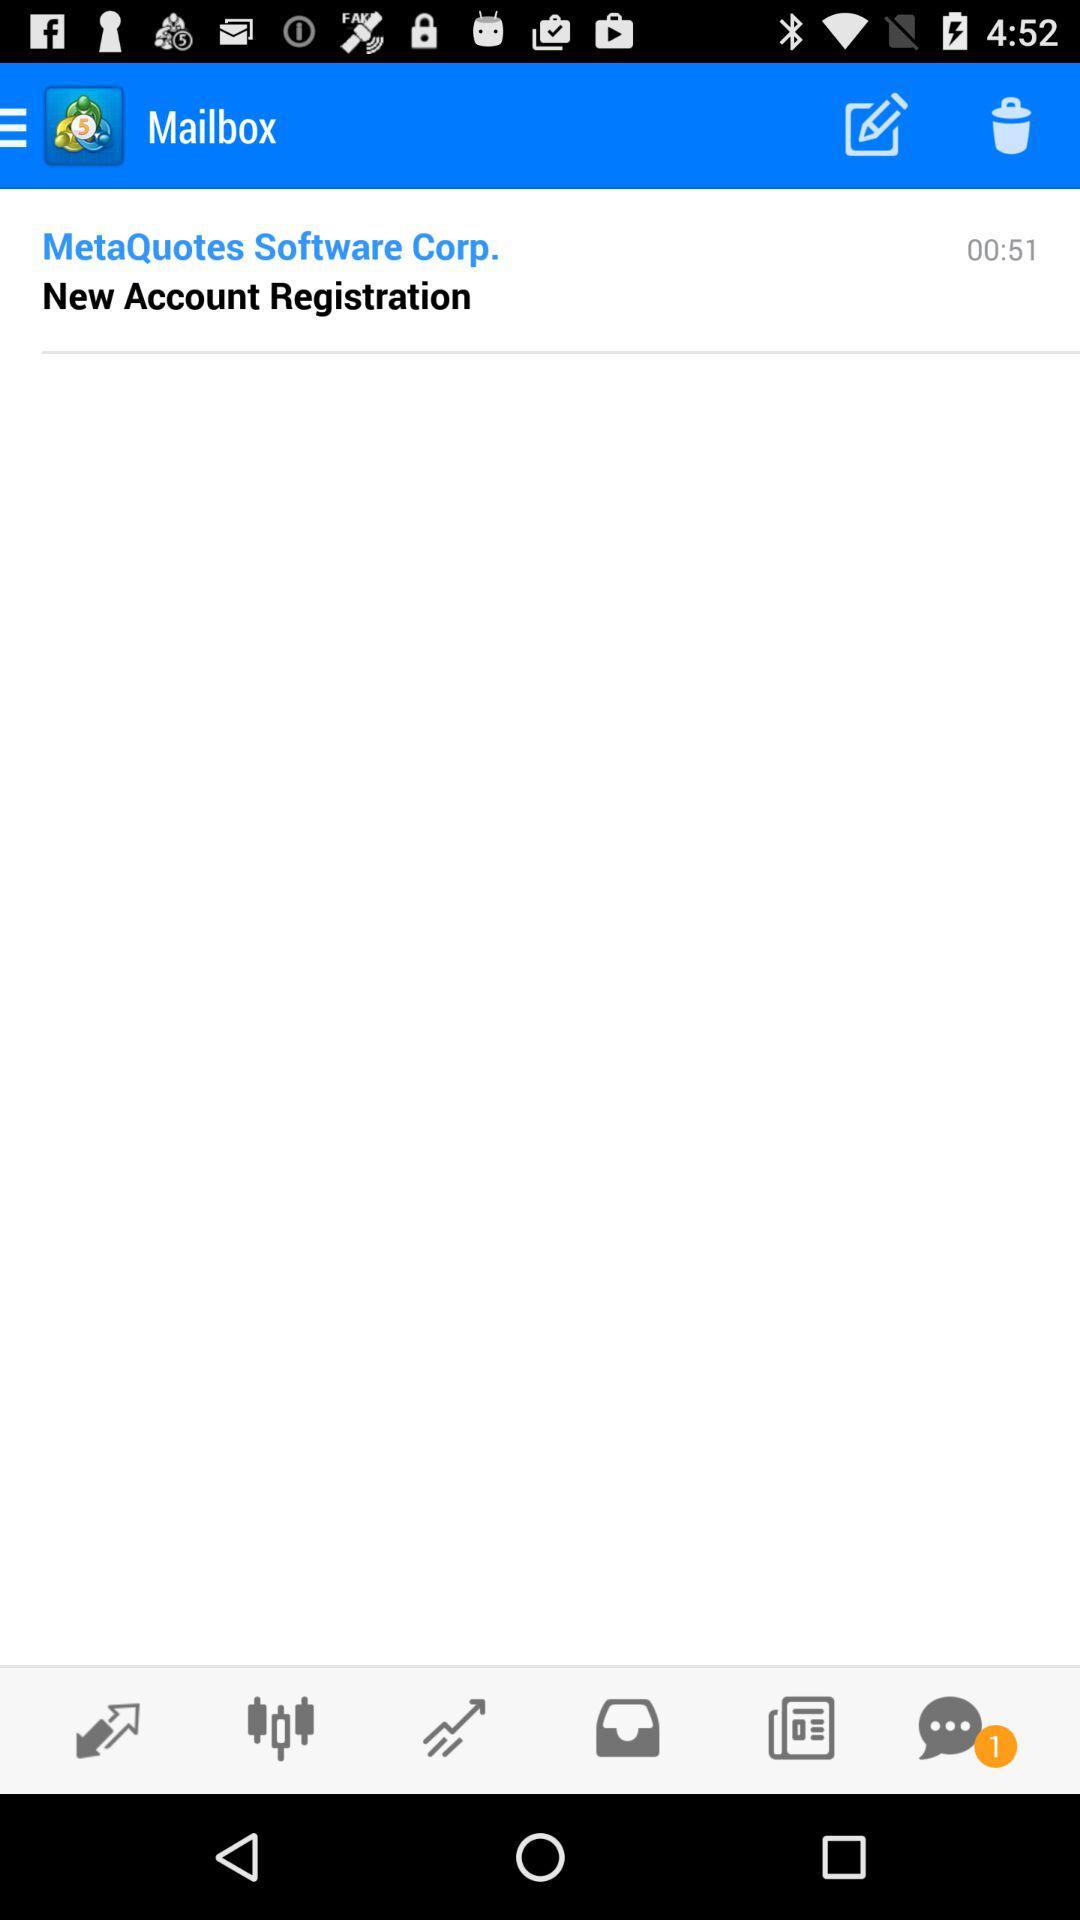  I want to click on the icon next to 00:51, so click(472, 244).